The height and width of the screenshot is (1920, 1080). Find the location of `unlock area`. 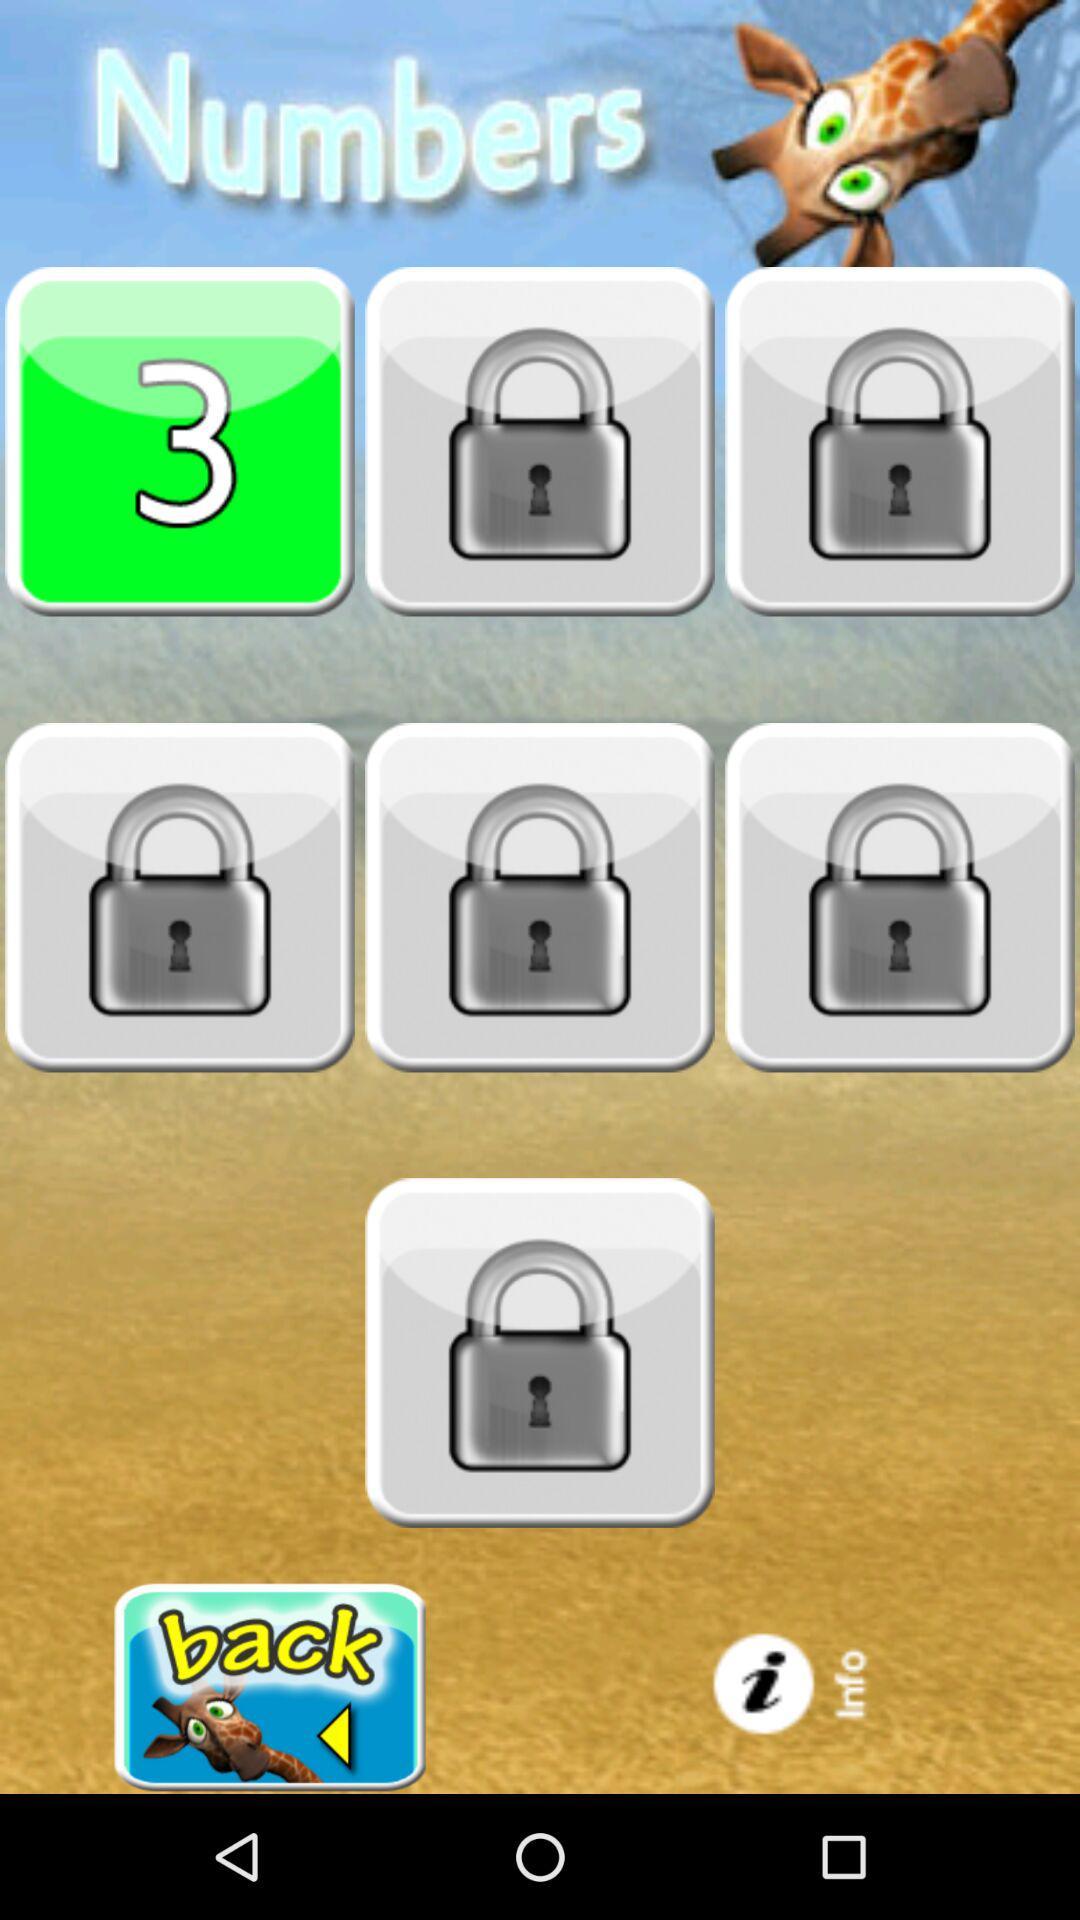

unlock area is located at coordinates (540, 1353).